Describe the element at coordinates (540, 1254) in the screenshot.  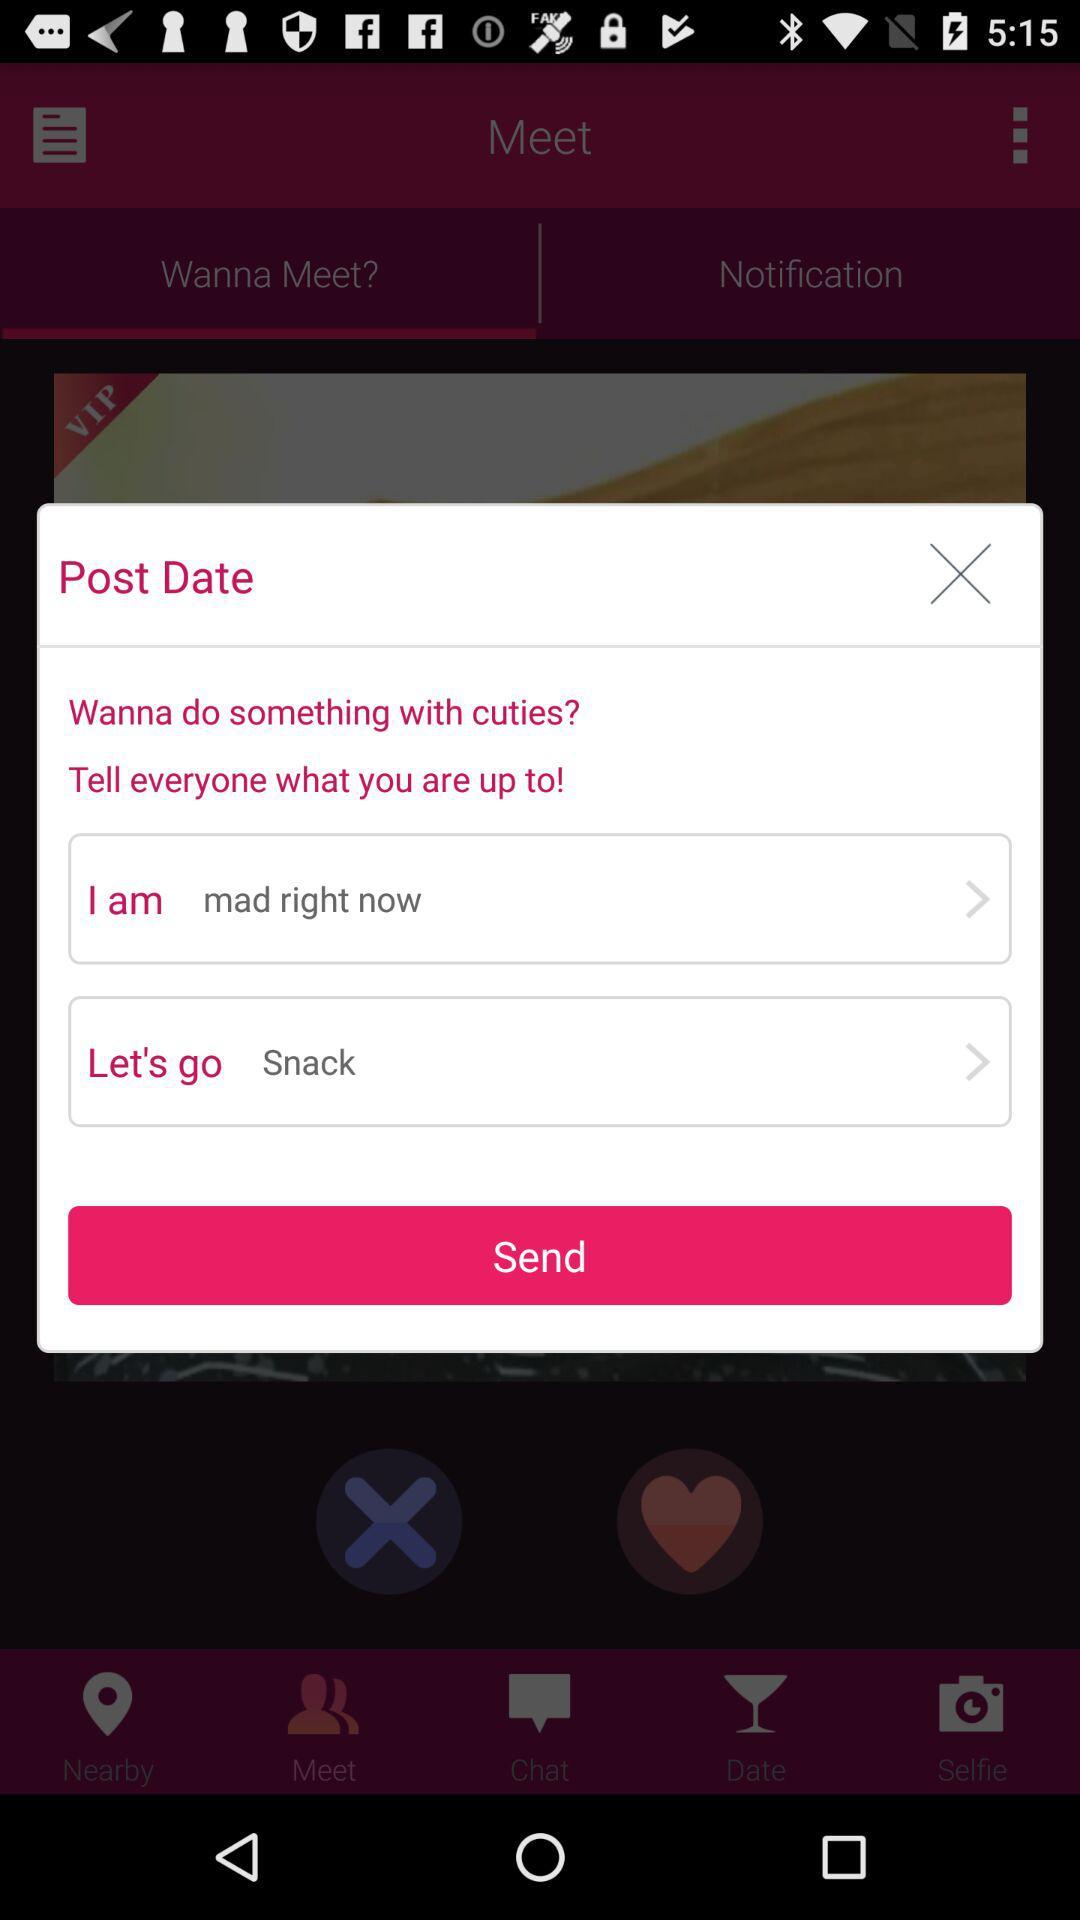
I see `the send button` at that location.